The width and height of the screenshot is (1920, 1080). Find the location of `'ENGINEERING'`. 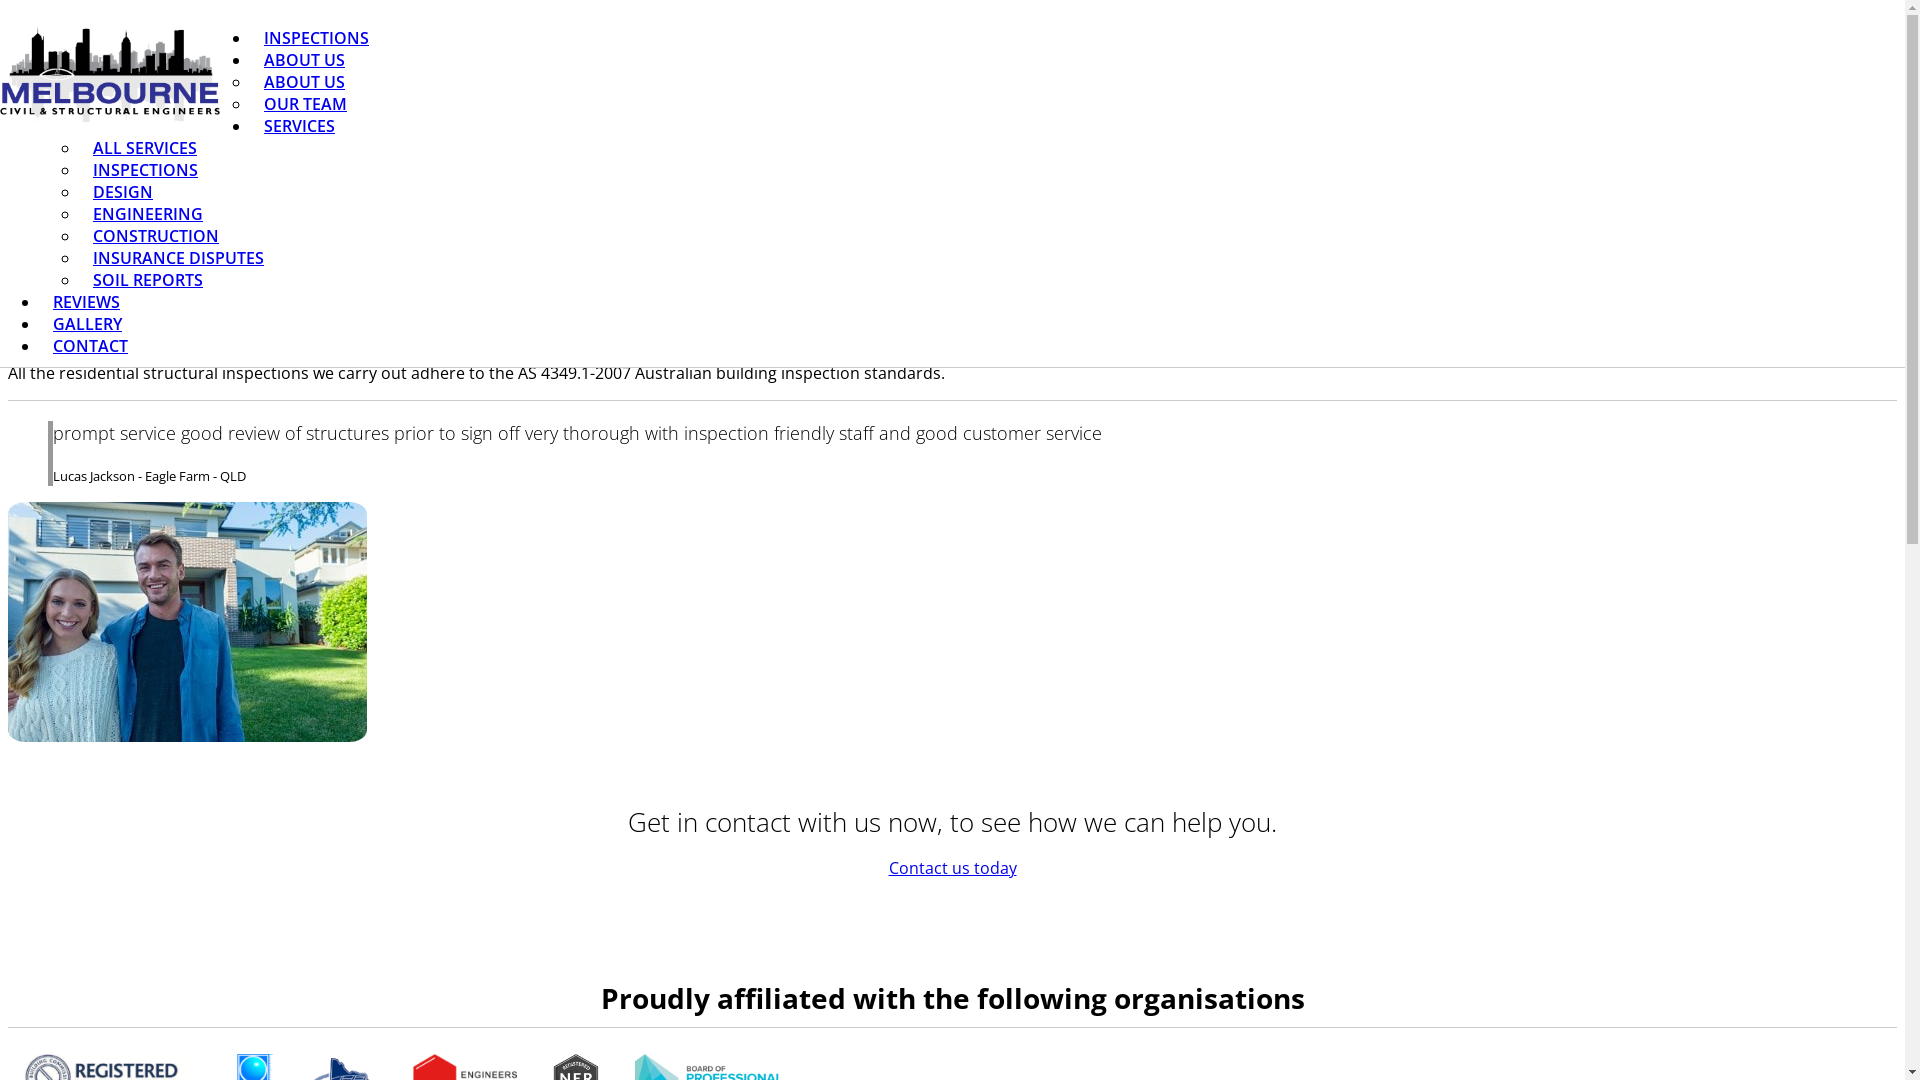

'ENGINEERING' is located at coordinates (147, 213).